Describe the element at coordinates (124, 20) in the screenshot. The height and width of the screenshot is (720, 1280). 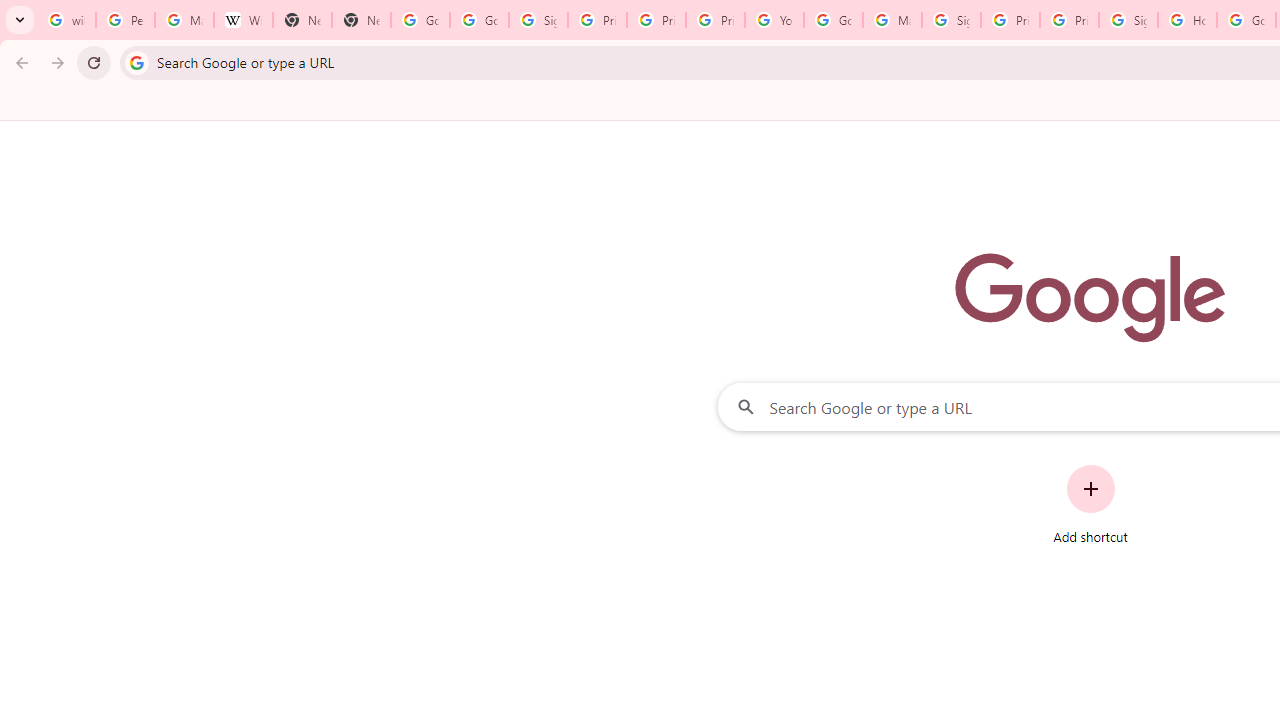
I see `'Personalization & Google Search results - Google Search Help'` at that location.